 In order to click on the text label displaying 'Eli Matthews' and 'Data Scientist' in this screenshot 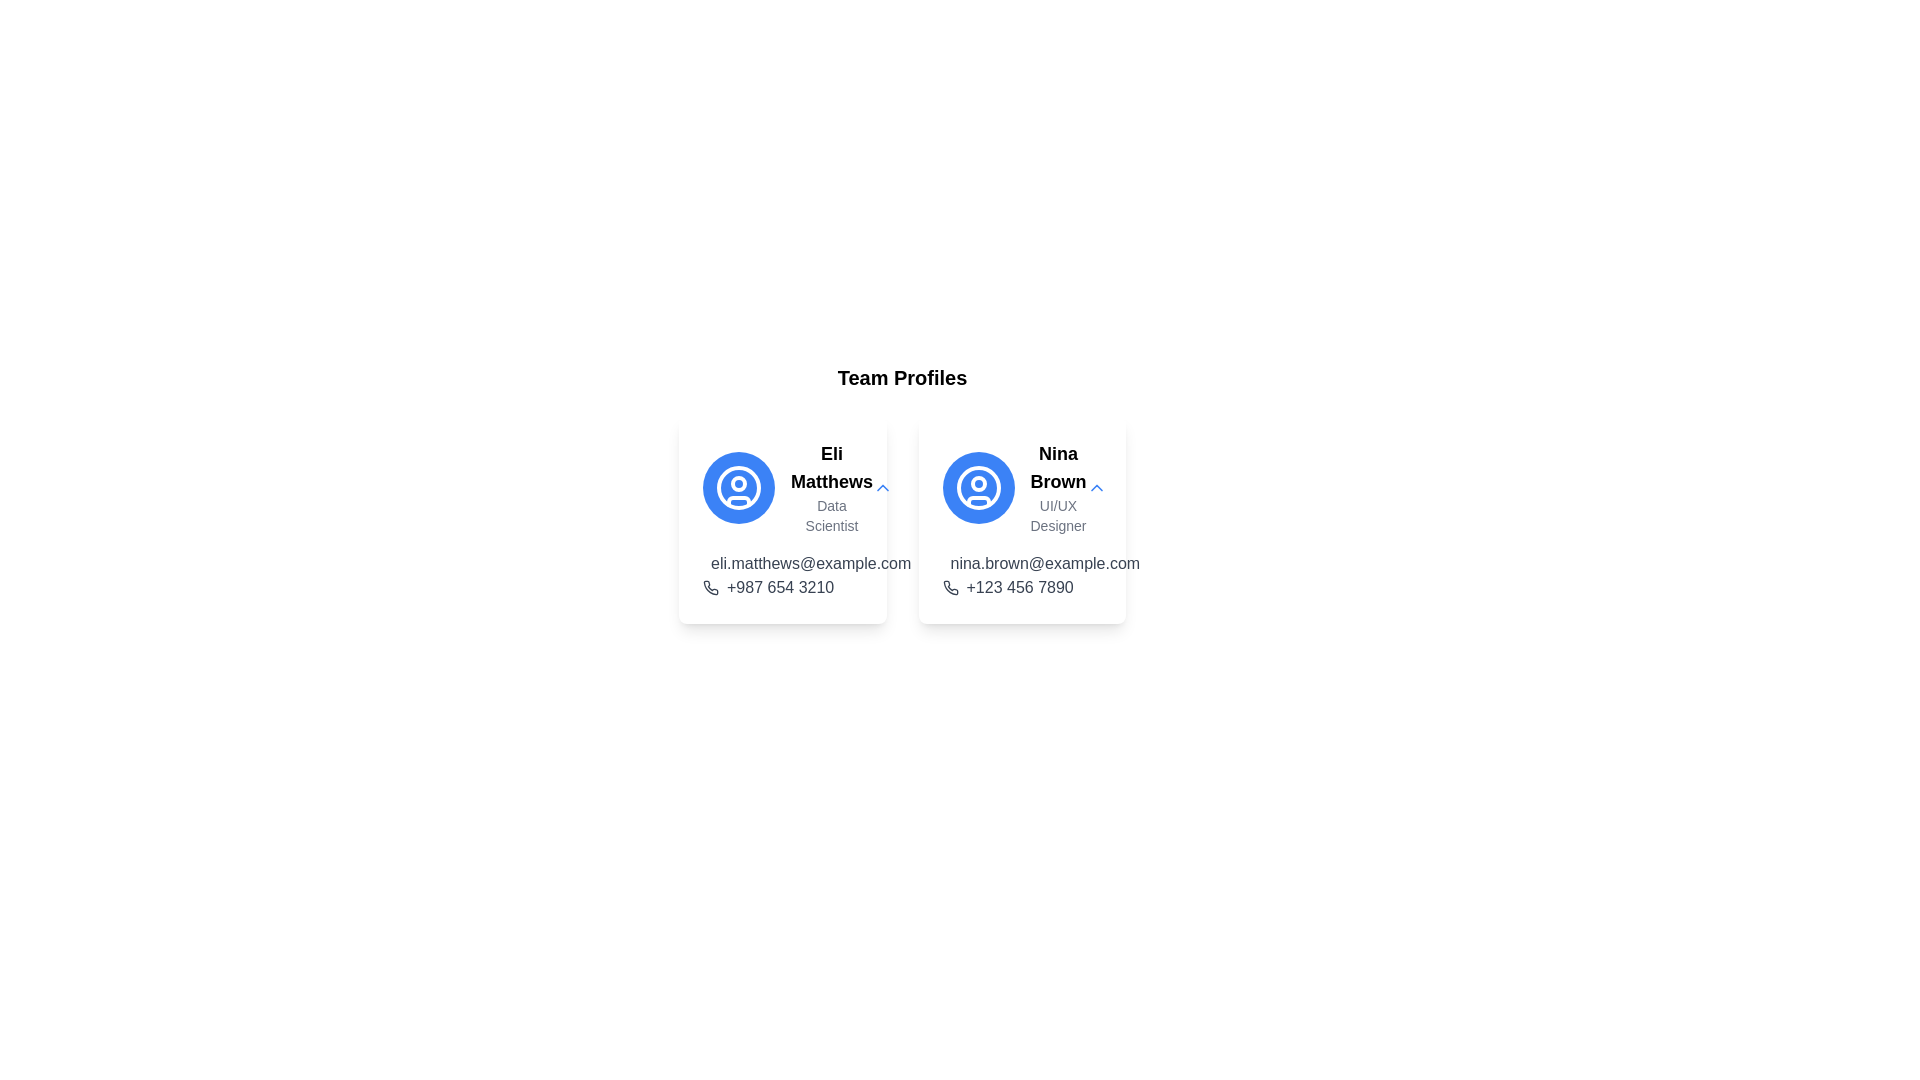, I will do `click(781, 488)`.